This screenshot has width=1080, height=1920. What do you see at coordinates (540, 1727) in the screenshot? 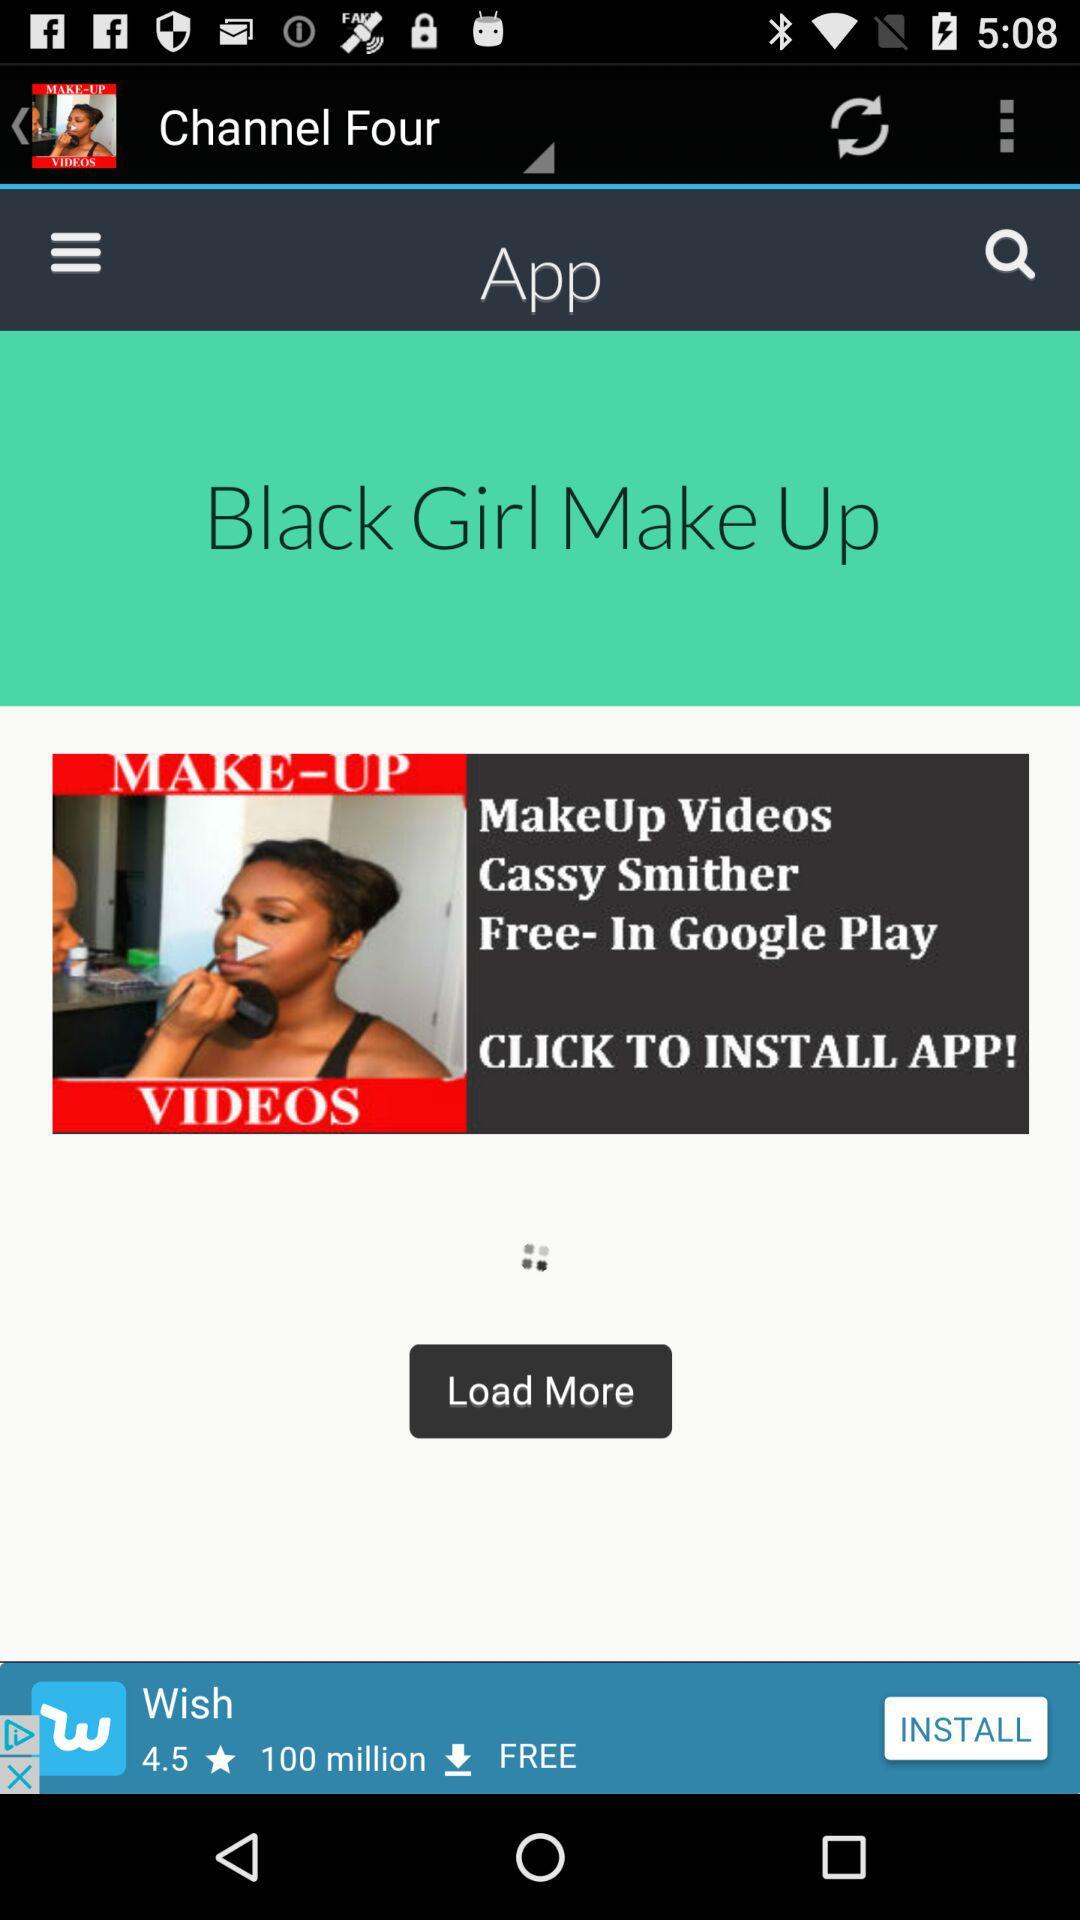
I see `access advertisement` at bounding box center [540, 1727].